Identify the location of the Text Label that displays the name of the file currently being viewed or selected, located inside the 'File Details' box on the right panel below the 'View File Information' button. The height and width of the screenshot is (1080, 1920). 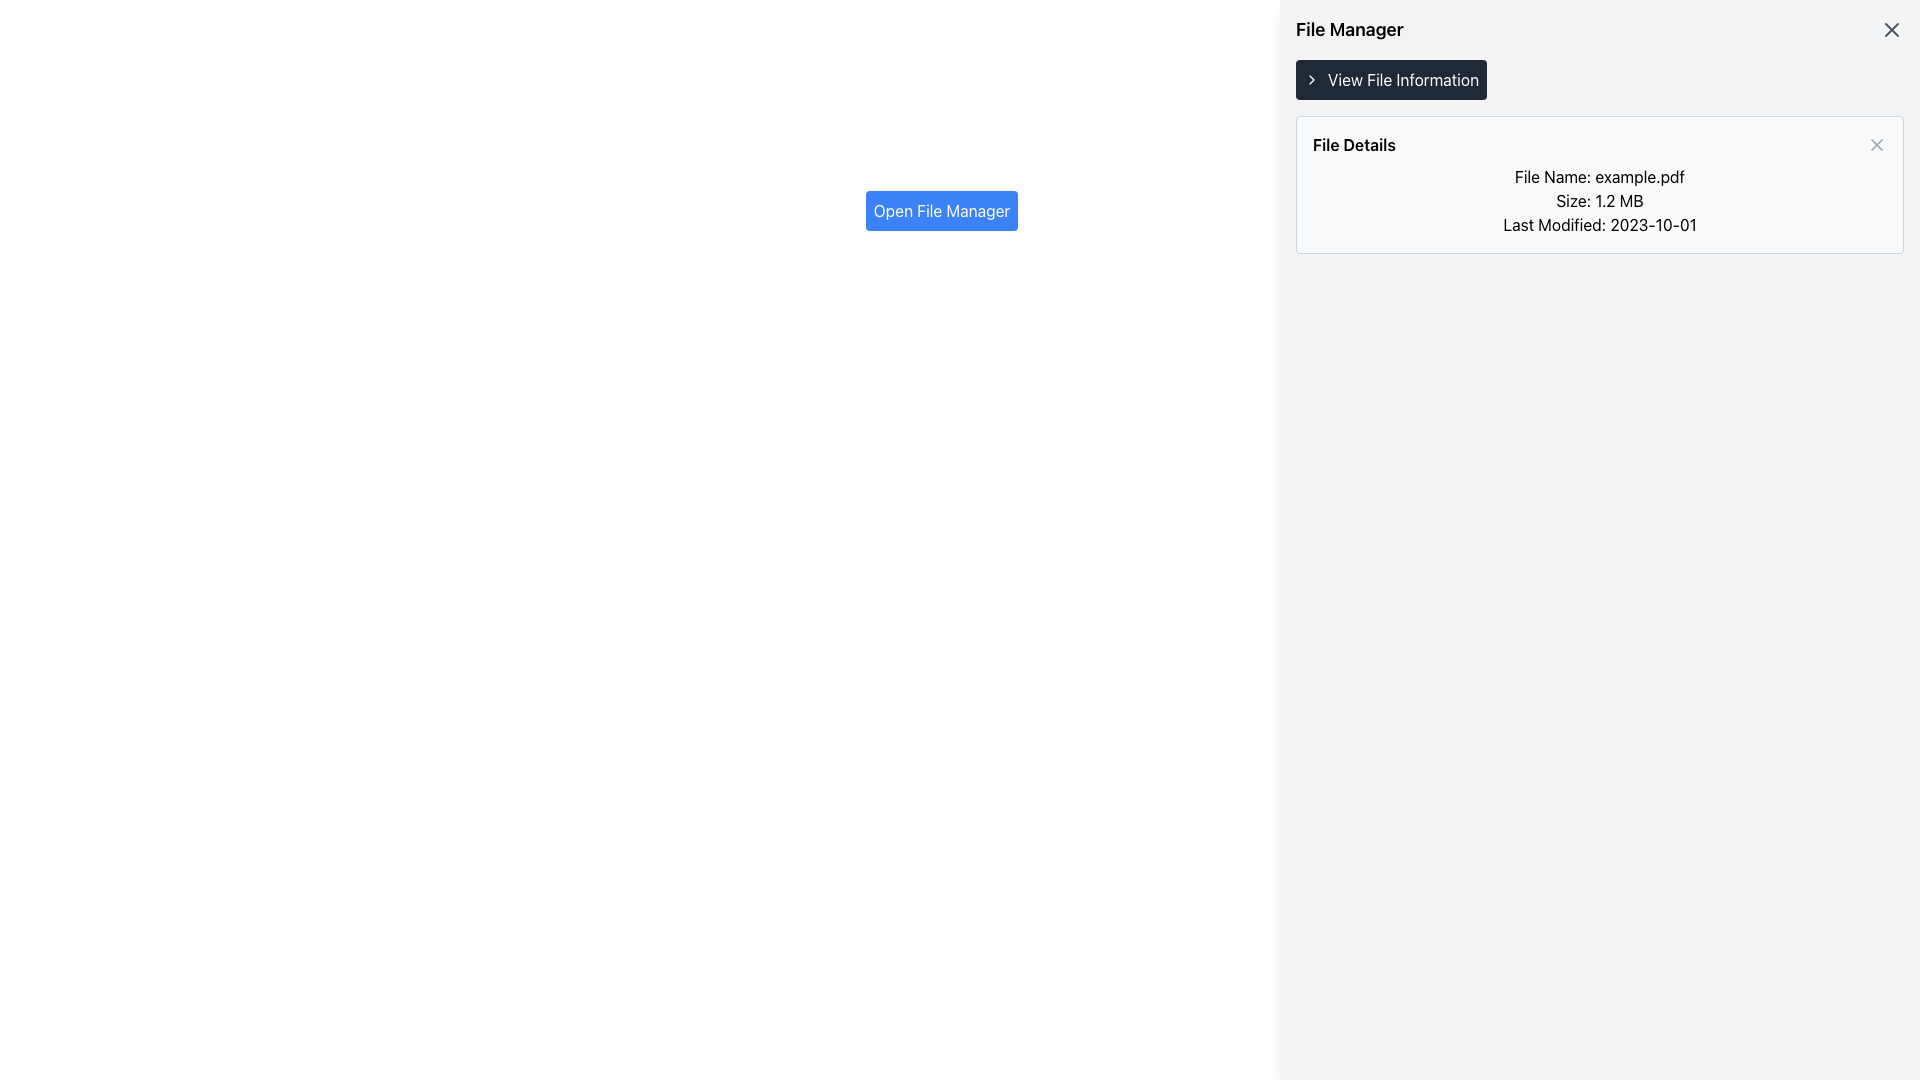
(1598, 176).